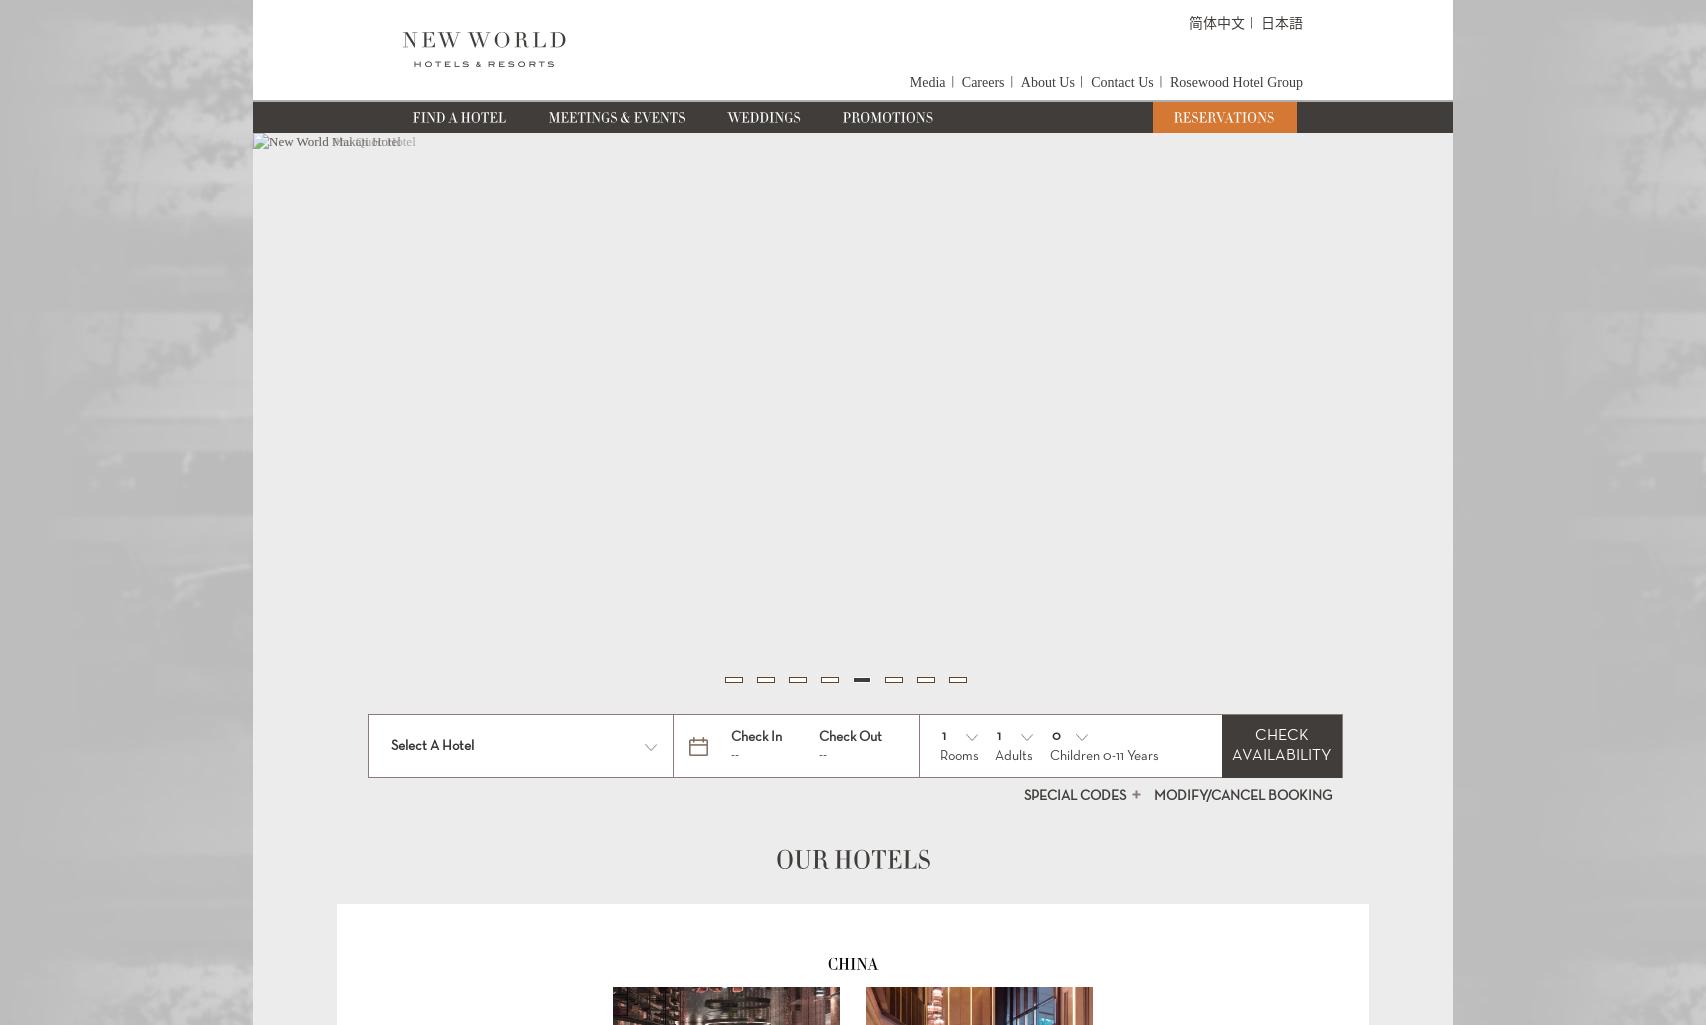  What do you see at coordinates (960, 81) in the screenshot?
I see `'Careers'` at bounding box center [960, 81].